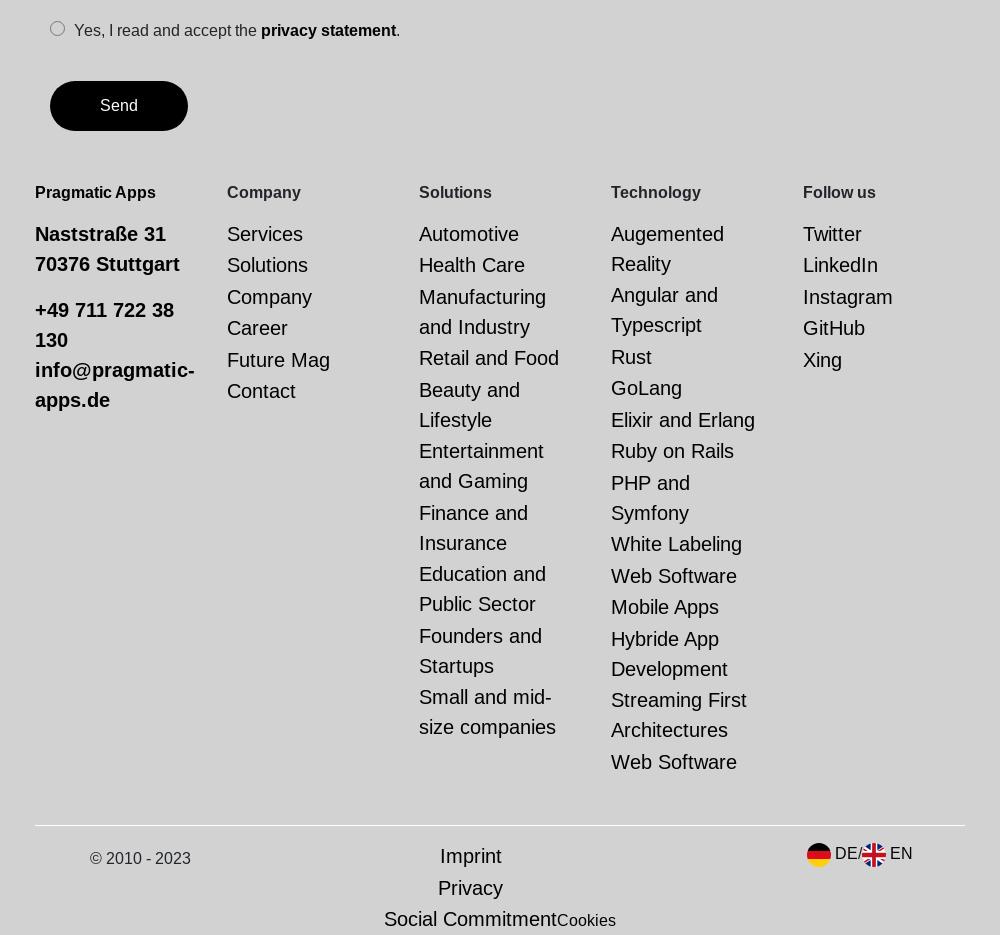 Image resolution: width=1000 pixels, height=935 pixels. Describe the element at coordinates (468, 233) in the screenshot. I see `'Automotive'` at that location.